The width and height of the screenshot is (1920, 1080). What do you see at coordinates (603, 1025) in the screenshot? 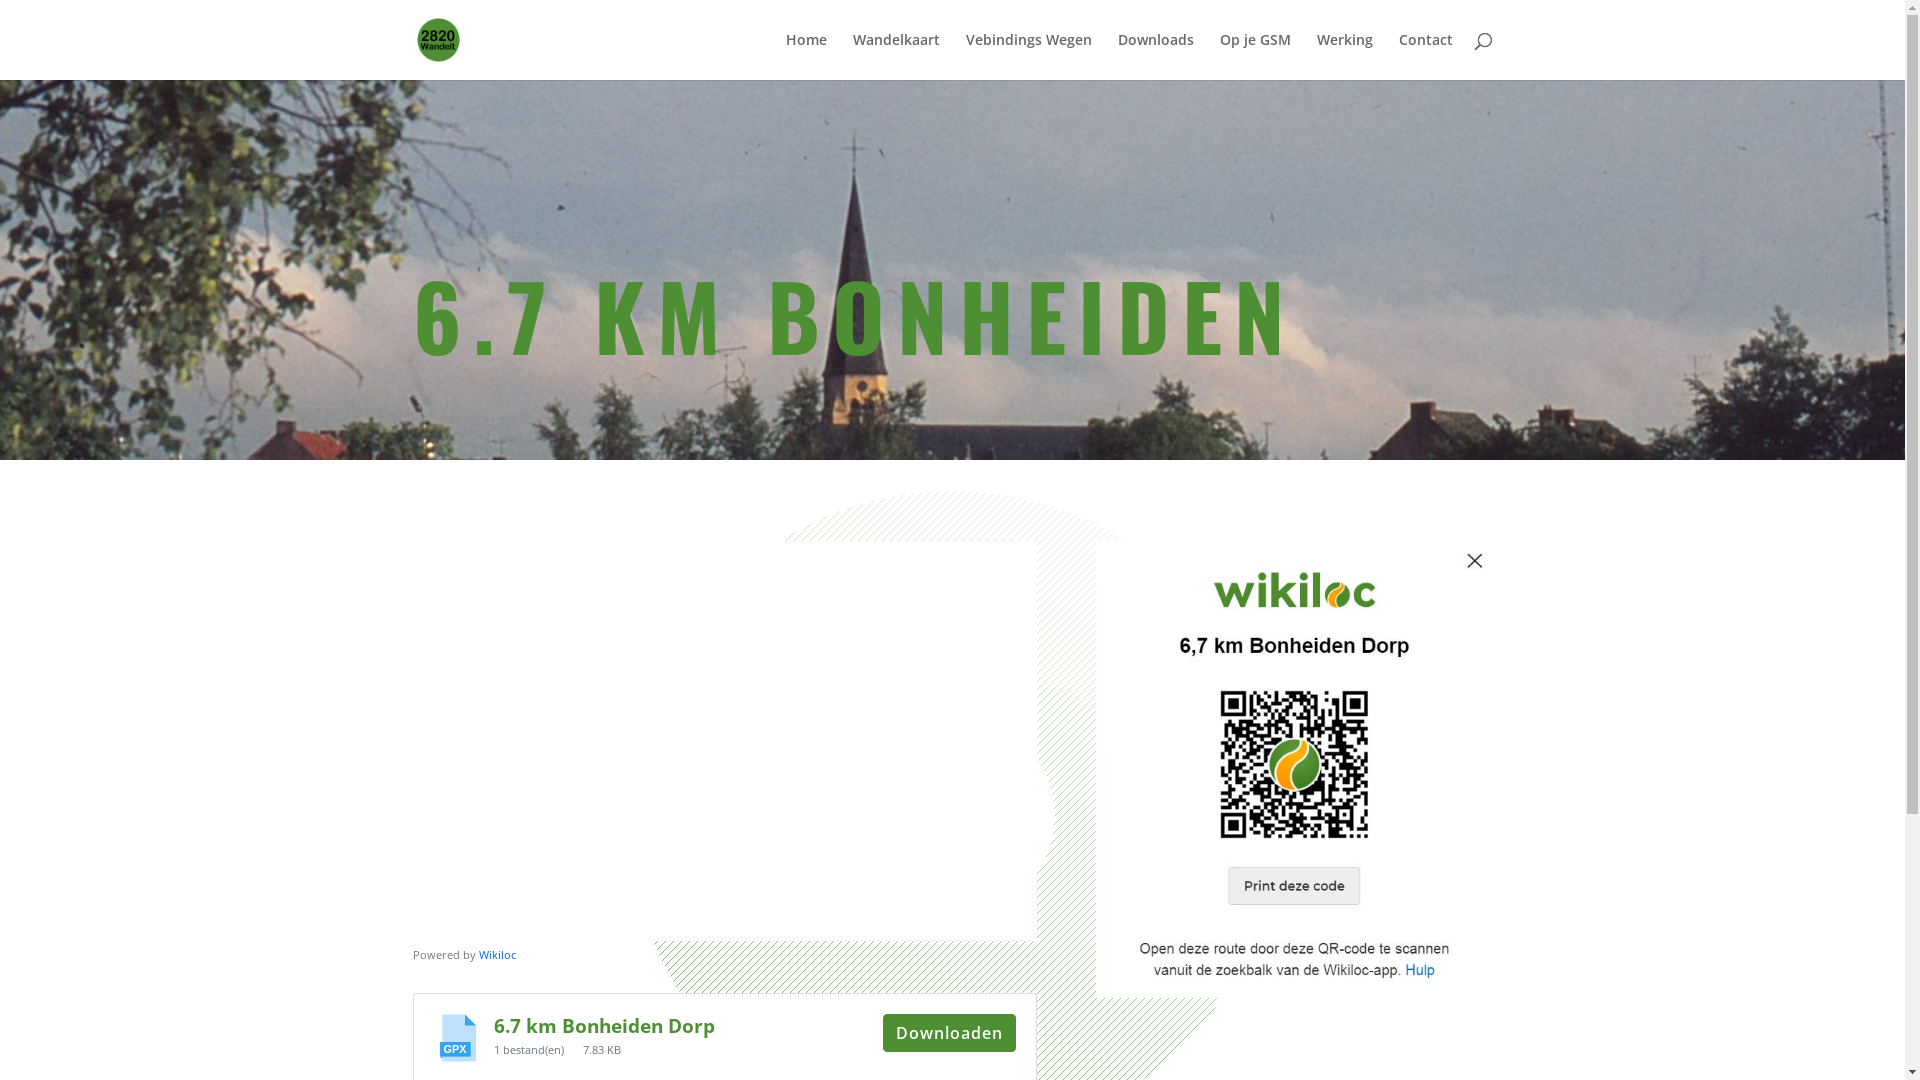
I see `'6.7 km Bonheiden Dorp'` at bounding box center [603, 1025].